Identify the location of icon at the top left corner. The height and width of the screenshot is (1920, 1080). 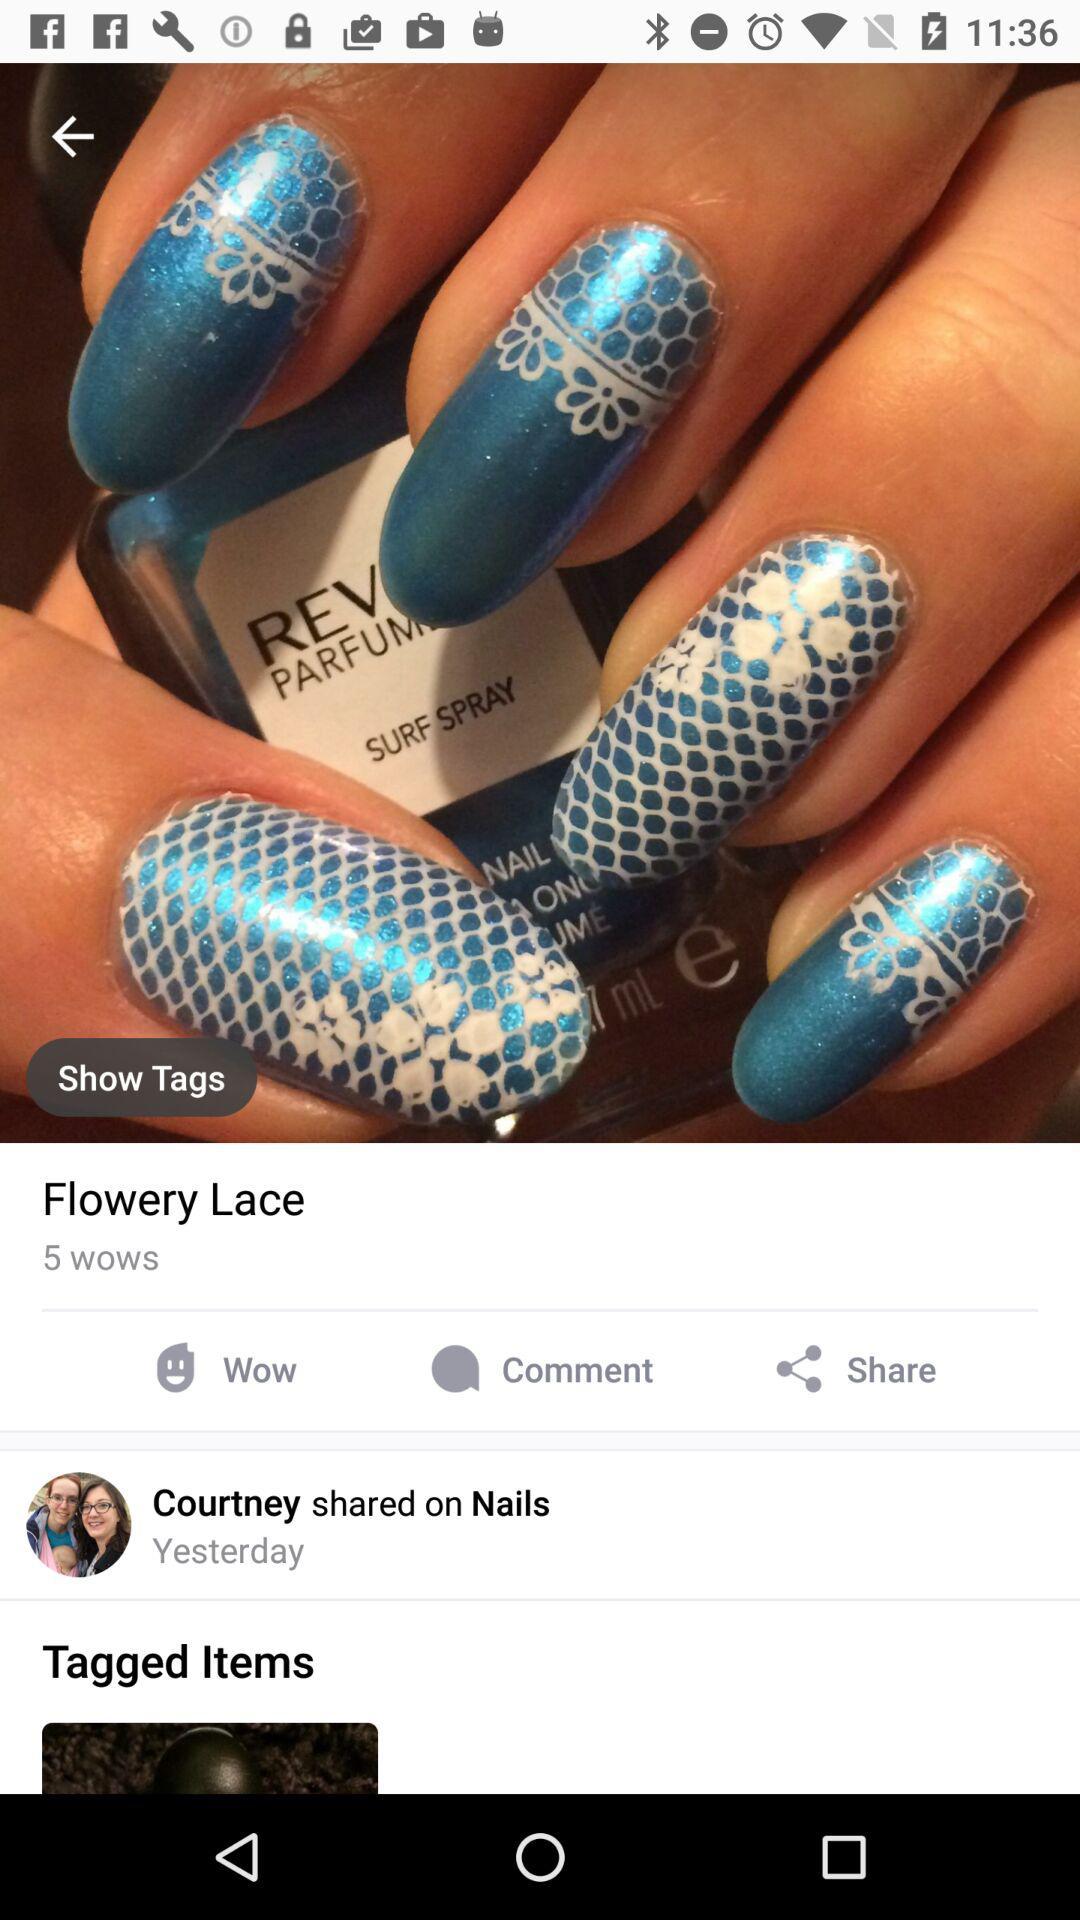
(72, 135).